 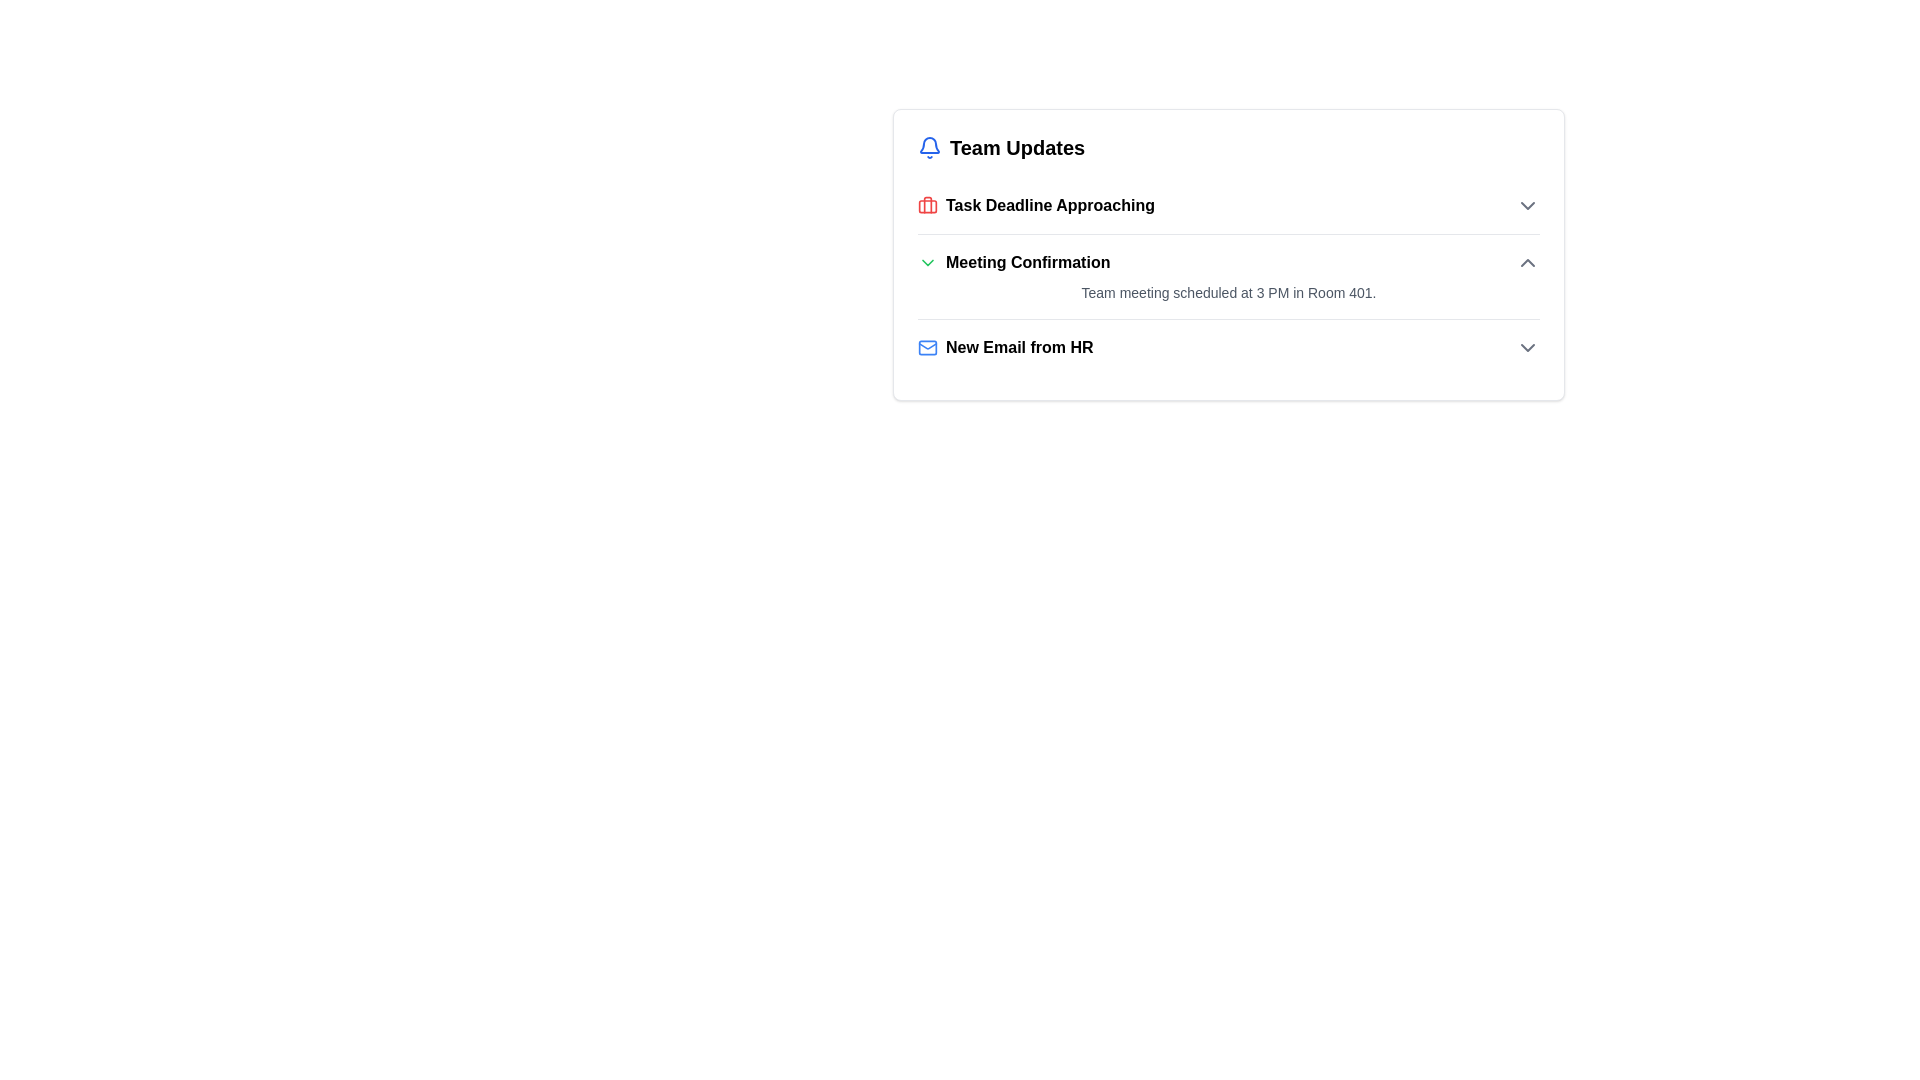 I want to click on text that provides information about a scheduled team meeting located in the 'Meeting Confirmation' section, directly below the header text, so click(x=1227, y=293).